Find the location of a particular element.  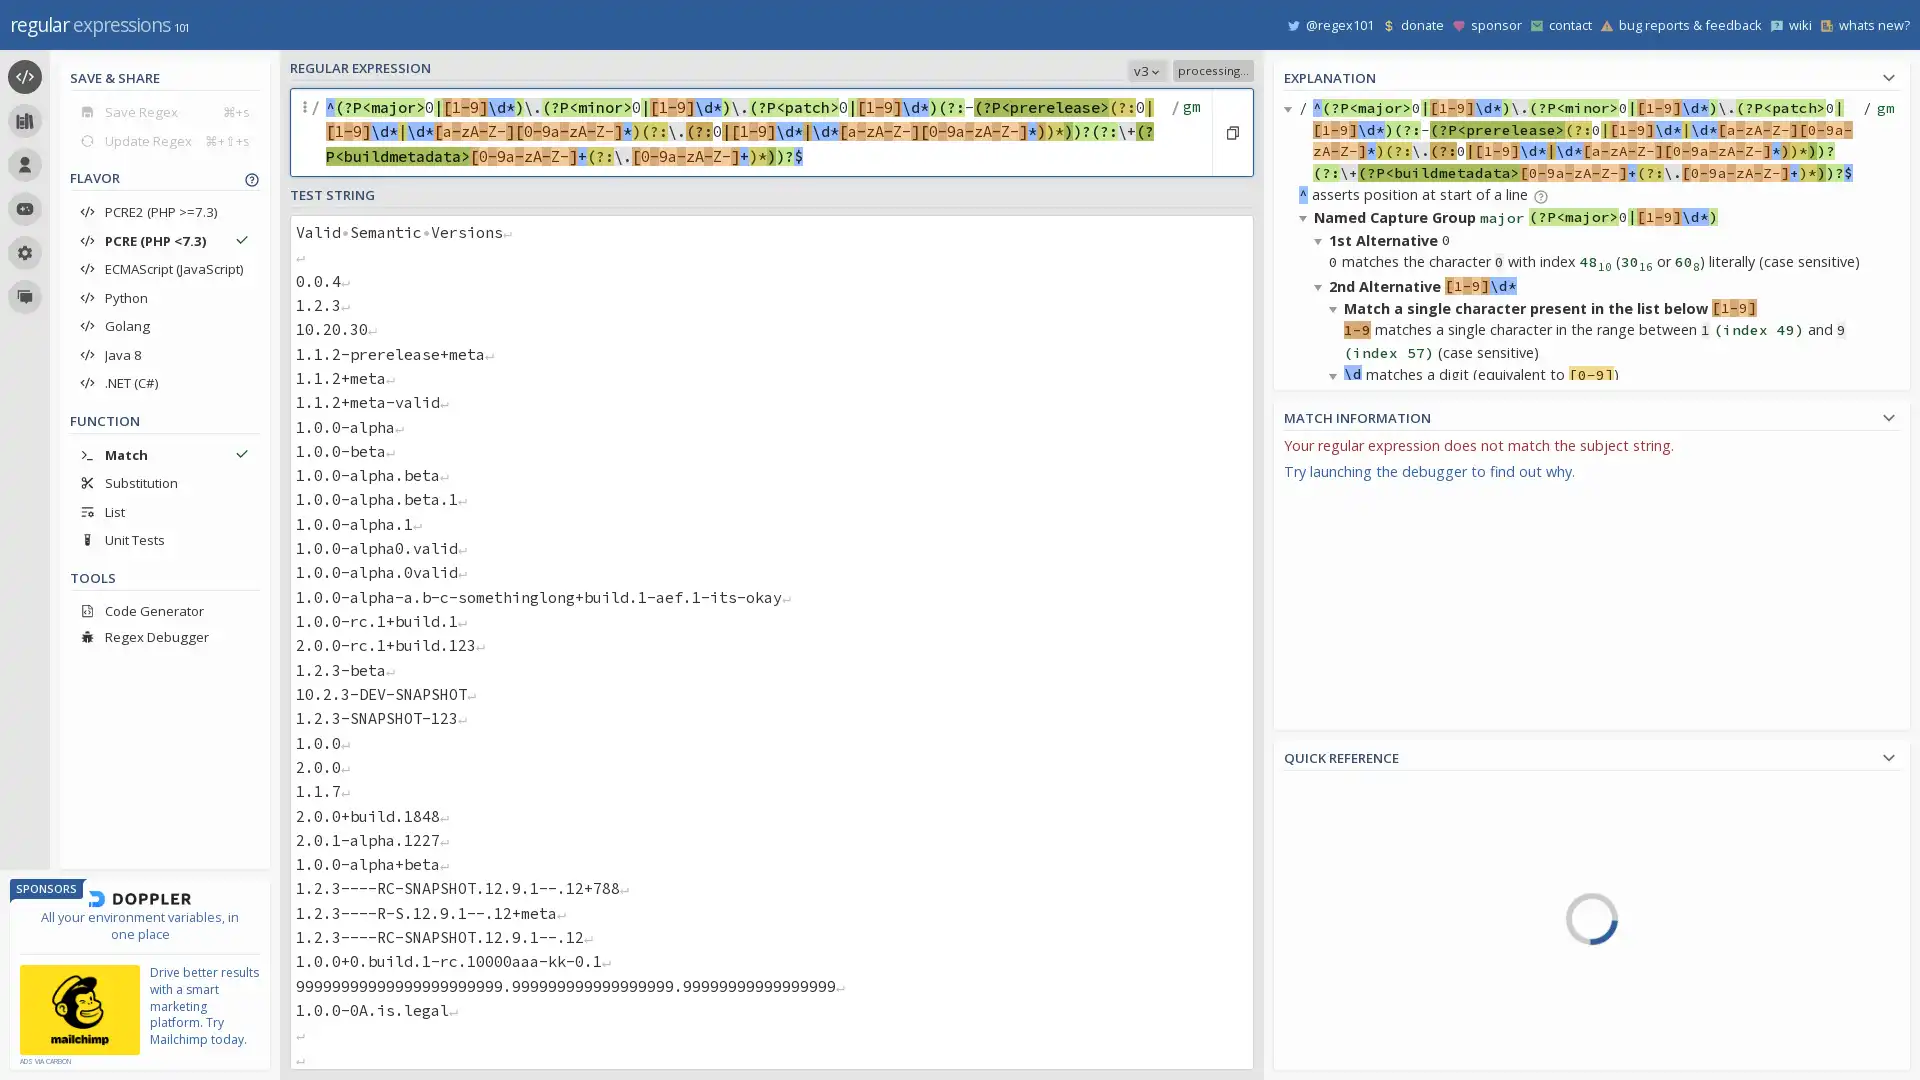

Substitution is located at coordinates (164, 482).